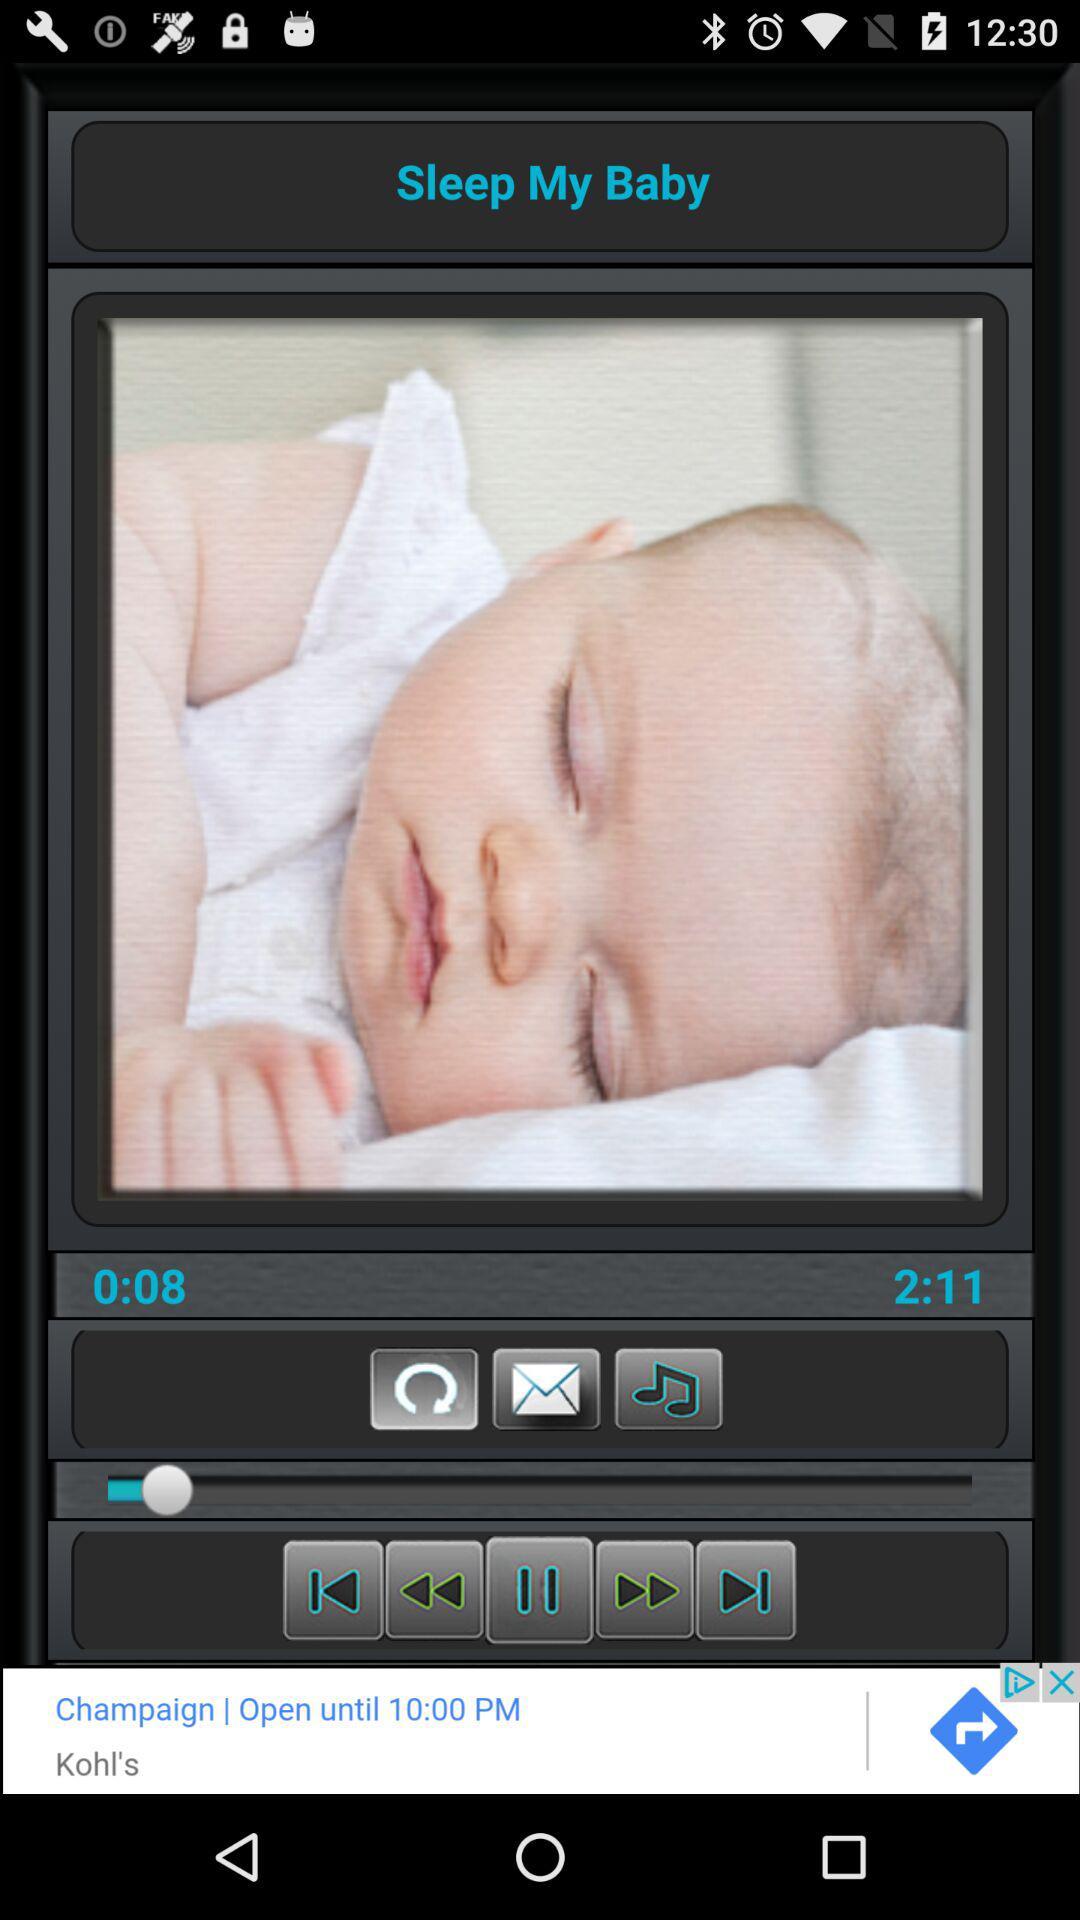 The width and height of the screenshot is (1080, 1920). I want to click on the email icon, so click(546, 1486).